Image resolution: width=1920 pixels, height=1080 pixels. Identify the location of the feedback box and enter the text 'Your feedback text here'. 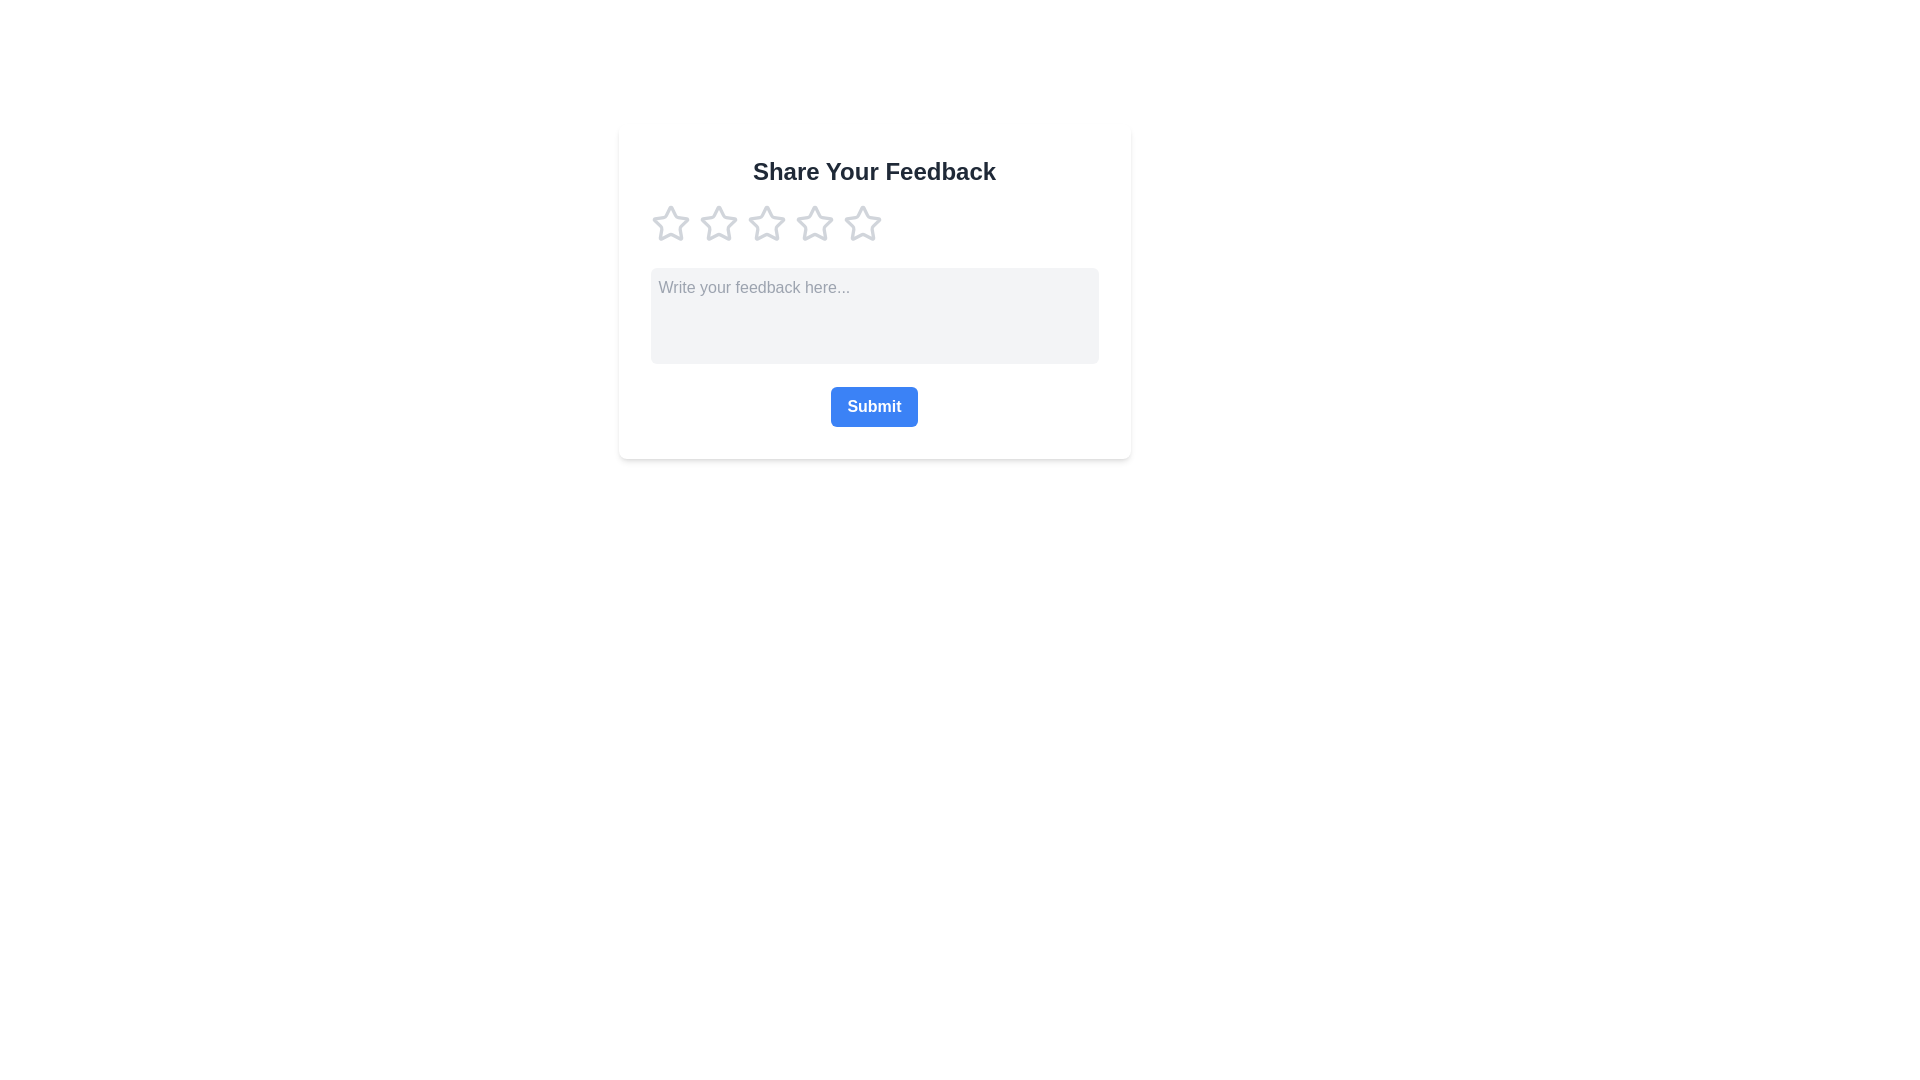
(874, 315).